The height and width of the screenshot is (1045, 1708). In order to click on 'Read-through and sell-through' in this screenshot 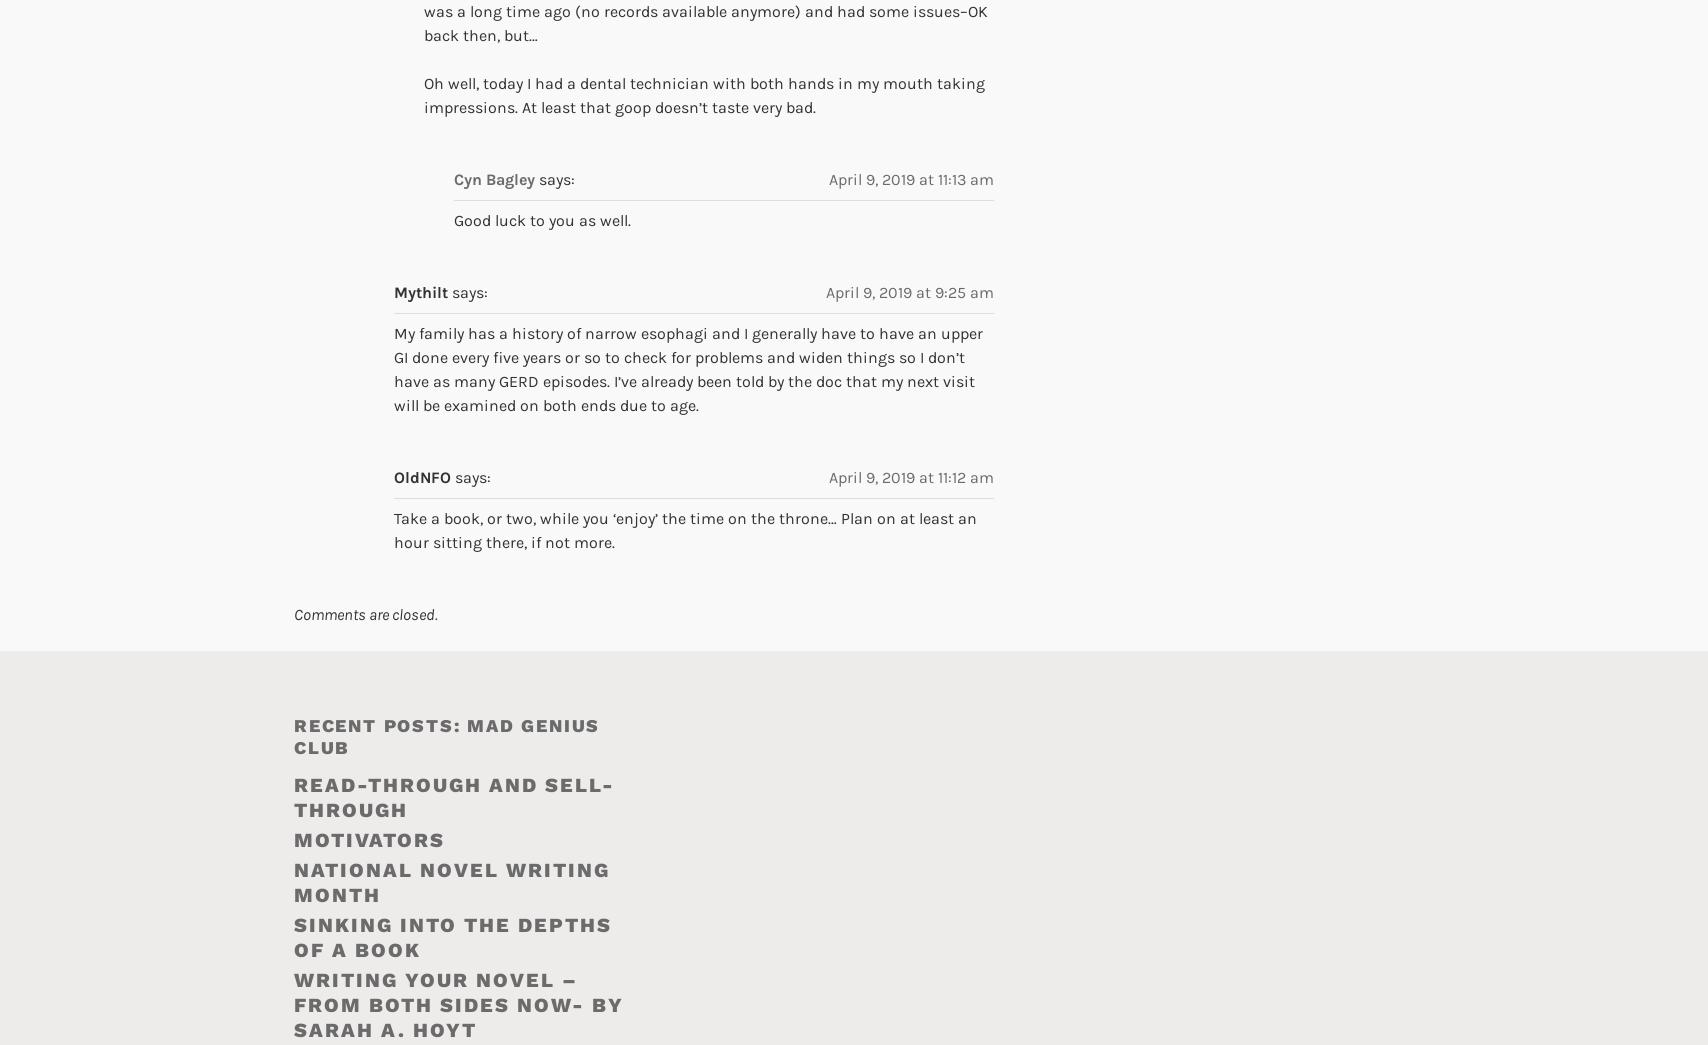, I will do `click(454, 797)`.